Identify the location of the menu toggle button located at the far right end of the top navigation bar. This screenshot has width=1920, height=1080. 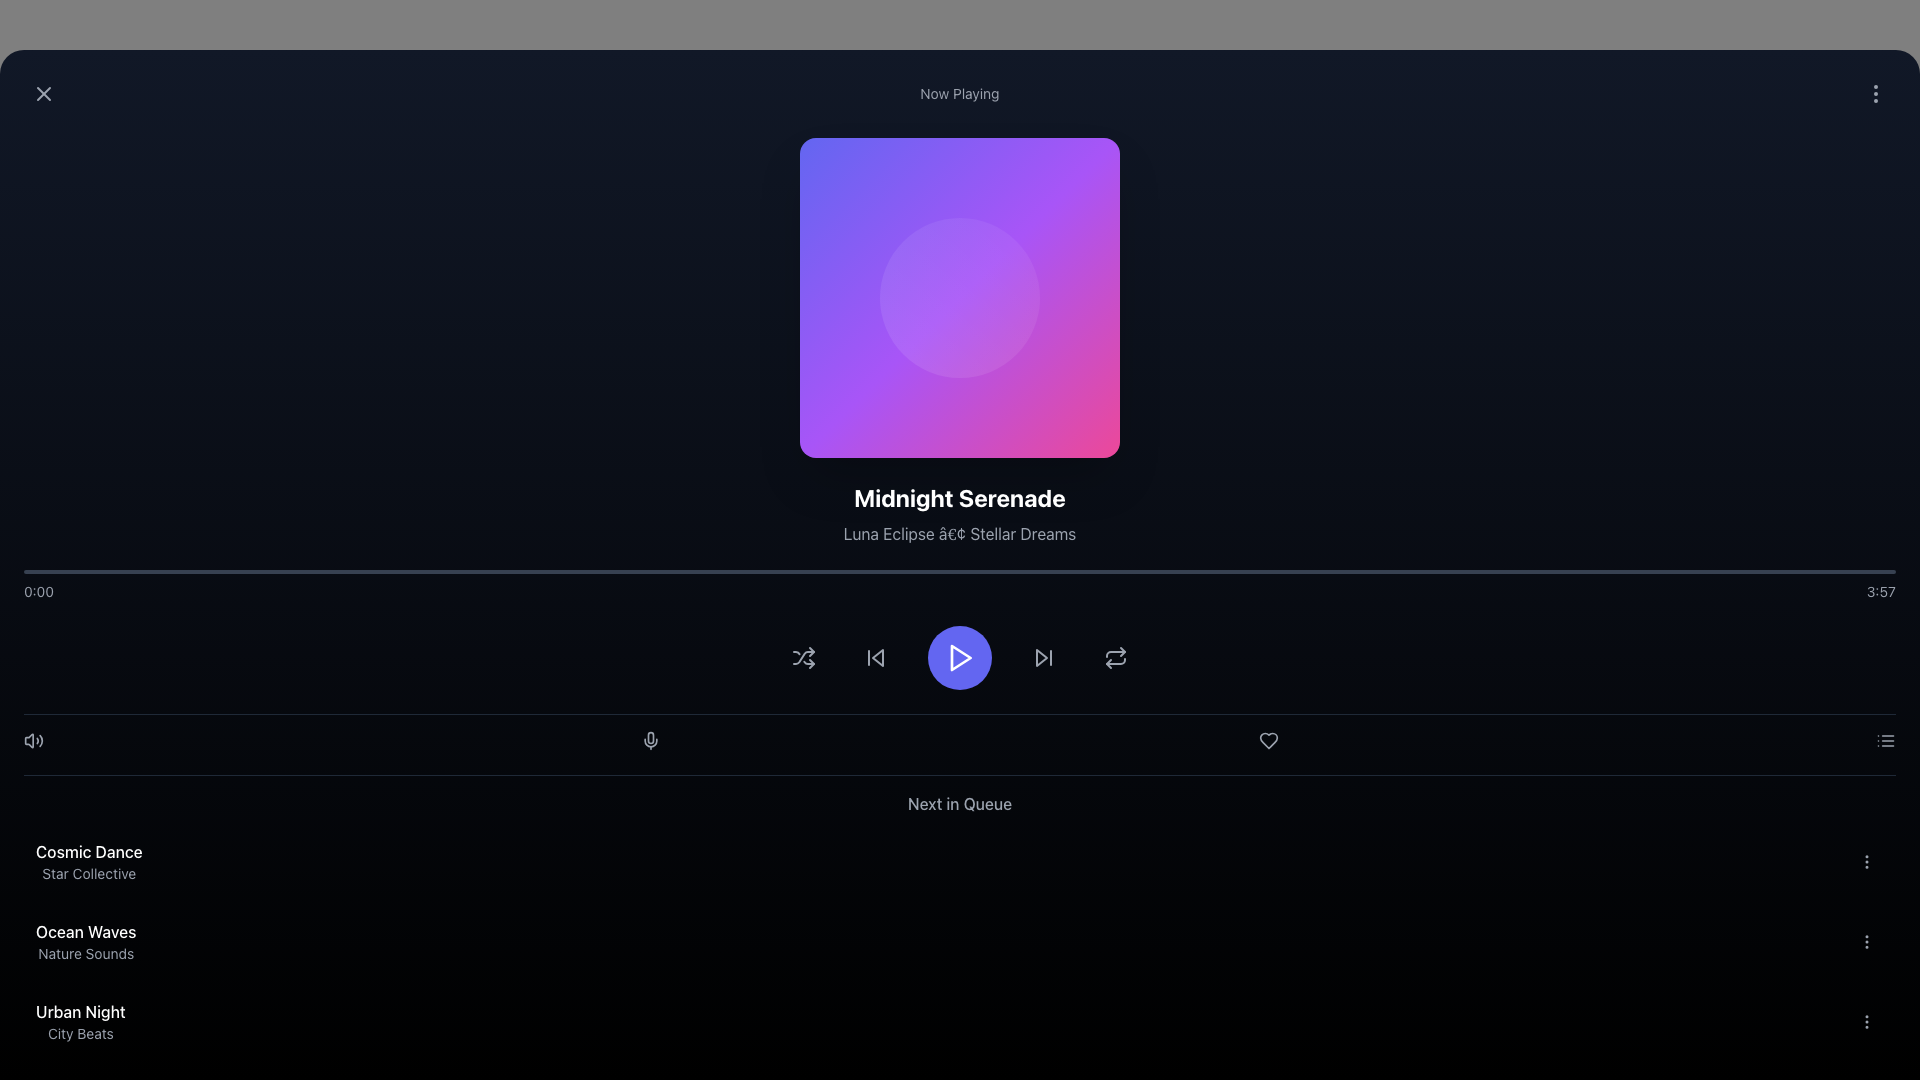
(1875, 93).